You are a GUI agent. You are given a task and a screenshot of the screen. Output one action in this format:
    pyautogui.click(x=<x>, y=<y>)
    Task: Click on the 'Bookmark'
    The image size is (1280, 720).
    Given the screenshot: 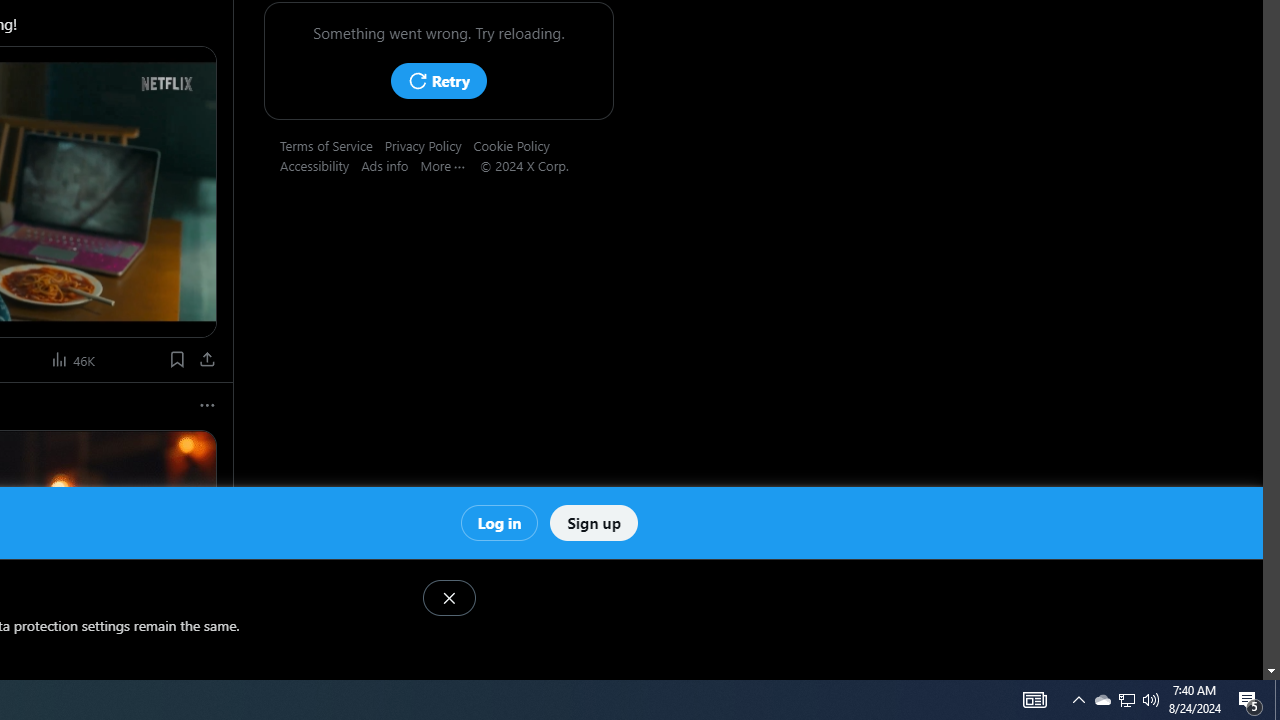 What is the action you would take?
    pyautogui.click(x=176, y=358)
    